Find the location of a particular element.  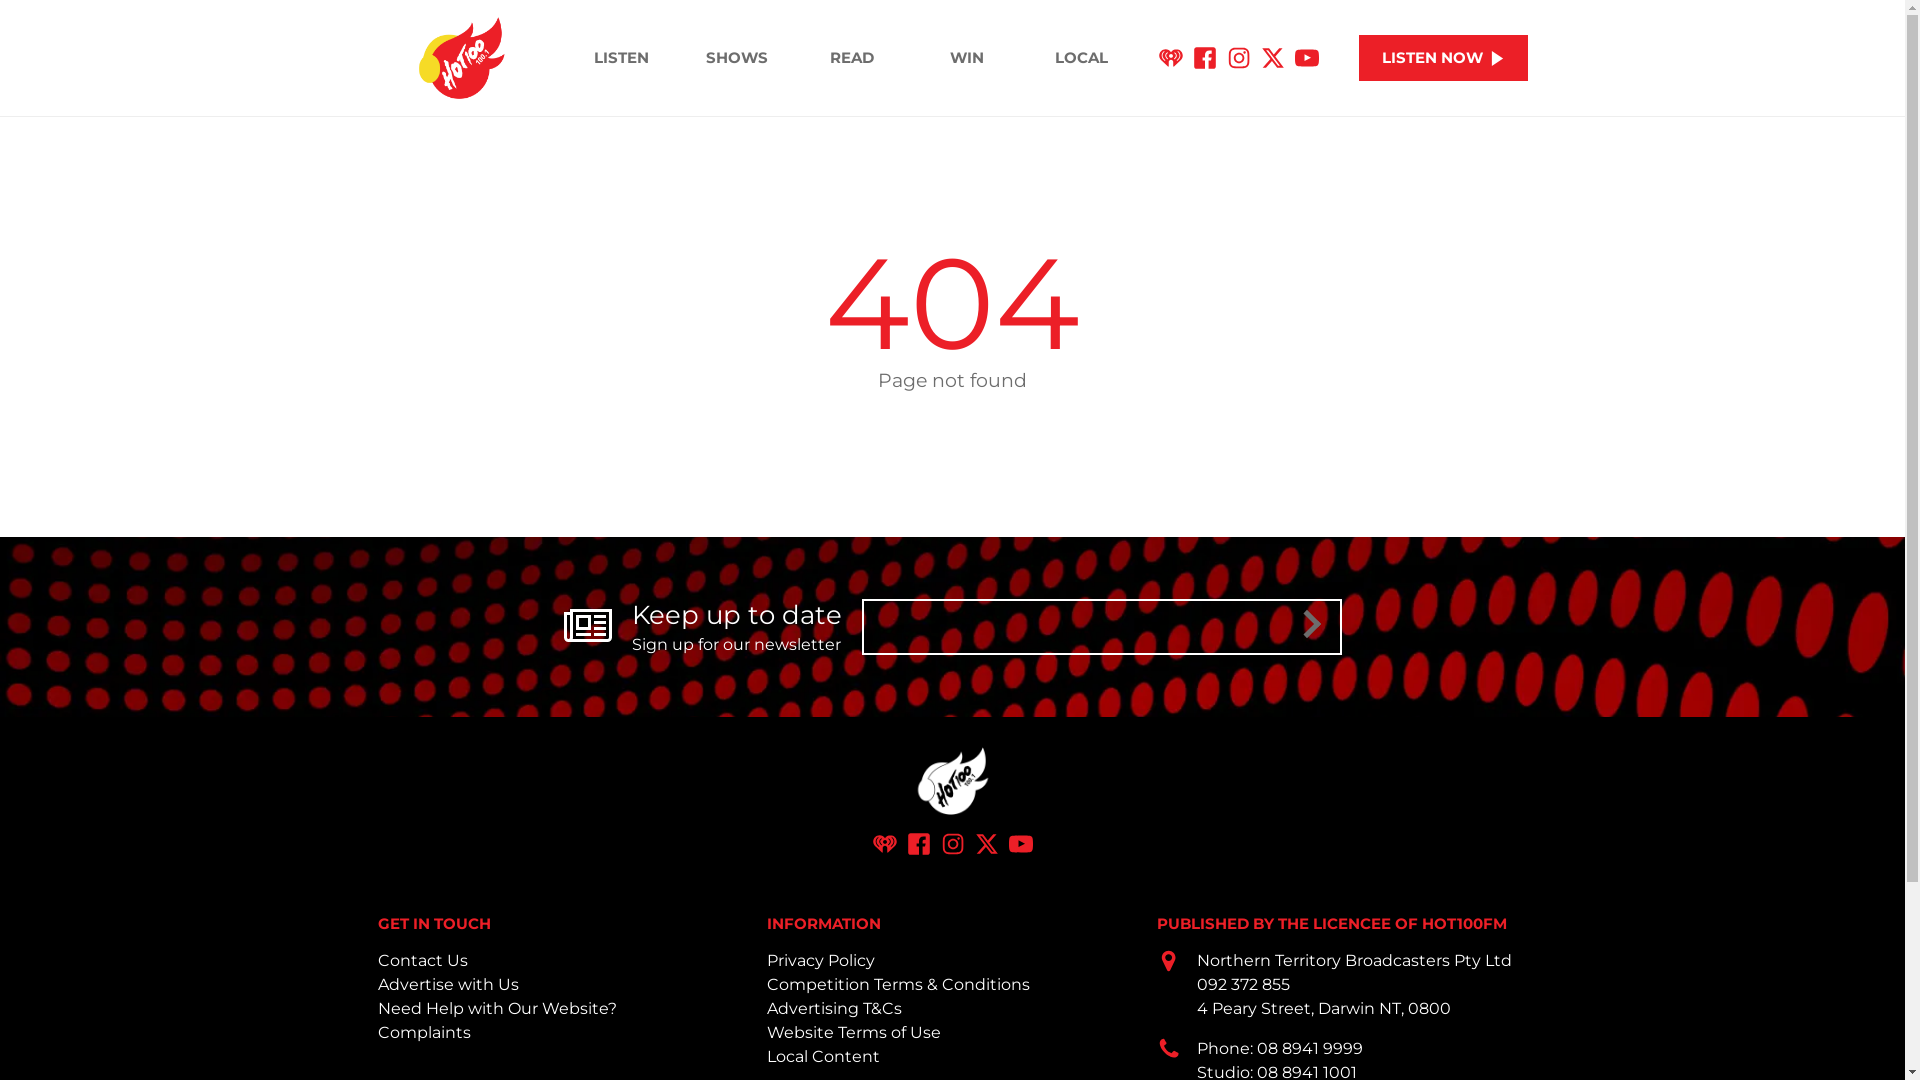

'SHOWS' is located at coordinates (735, 56).